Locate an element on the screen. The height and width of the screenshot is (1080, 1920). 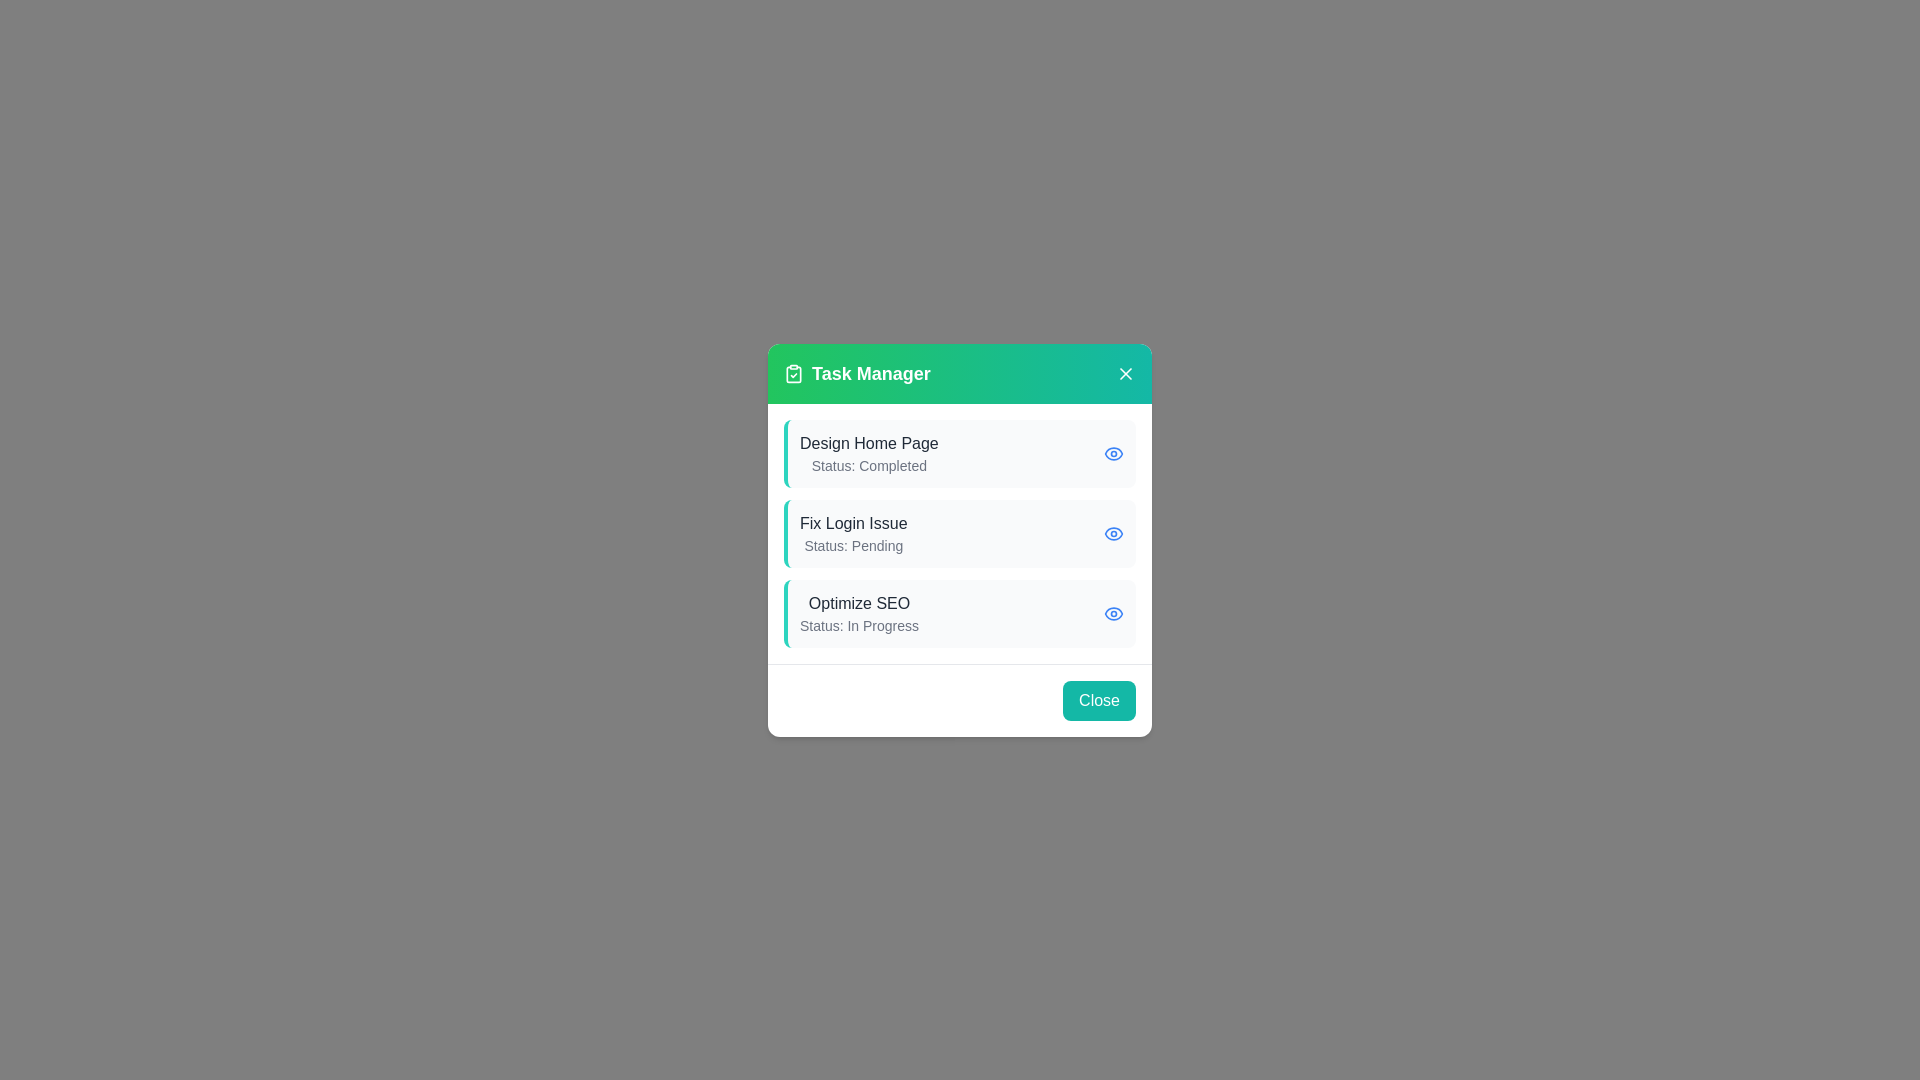
the 'Close' button located at the bottom-right corner of the 'Task Manager' modal to visualize the hover color change is located at coordinates (1098, 699).